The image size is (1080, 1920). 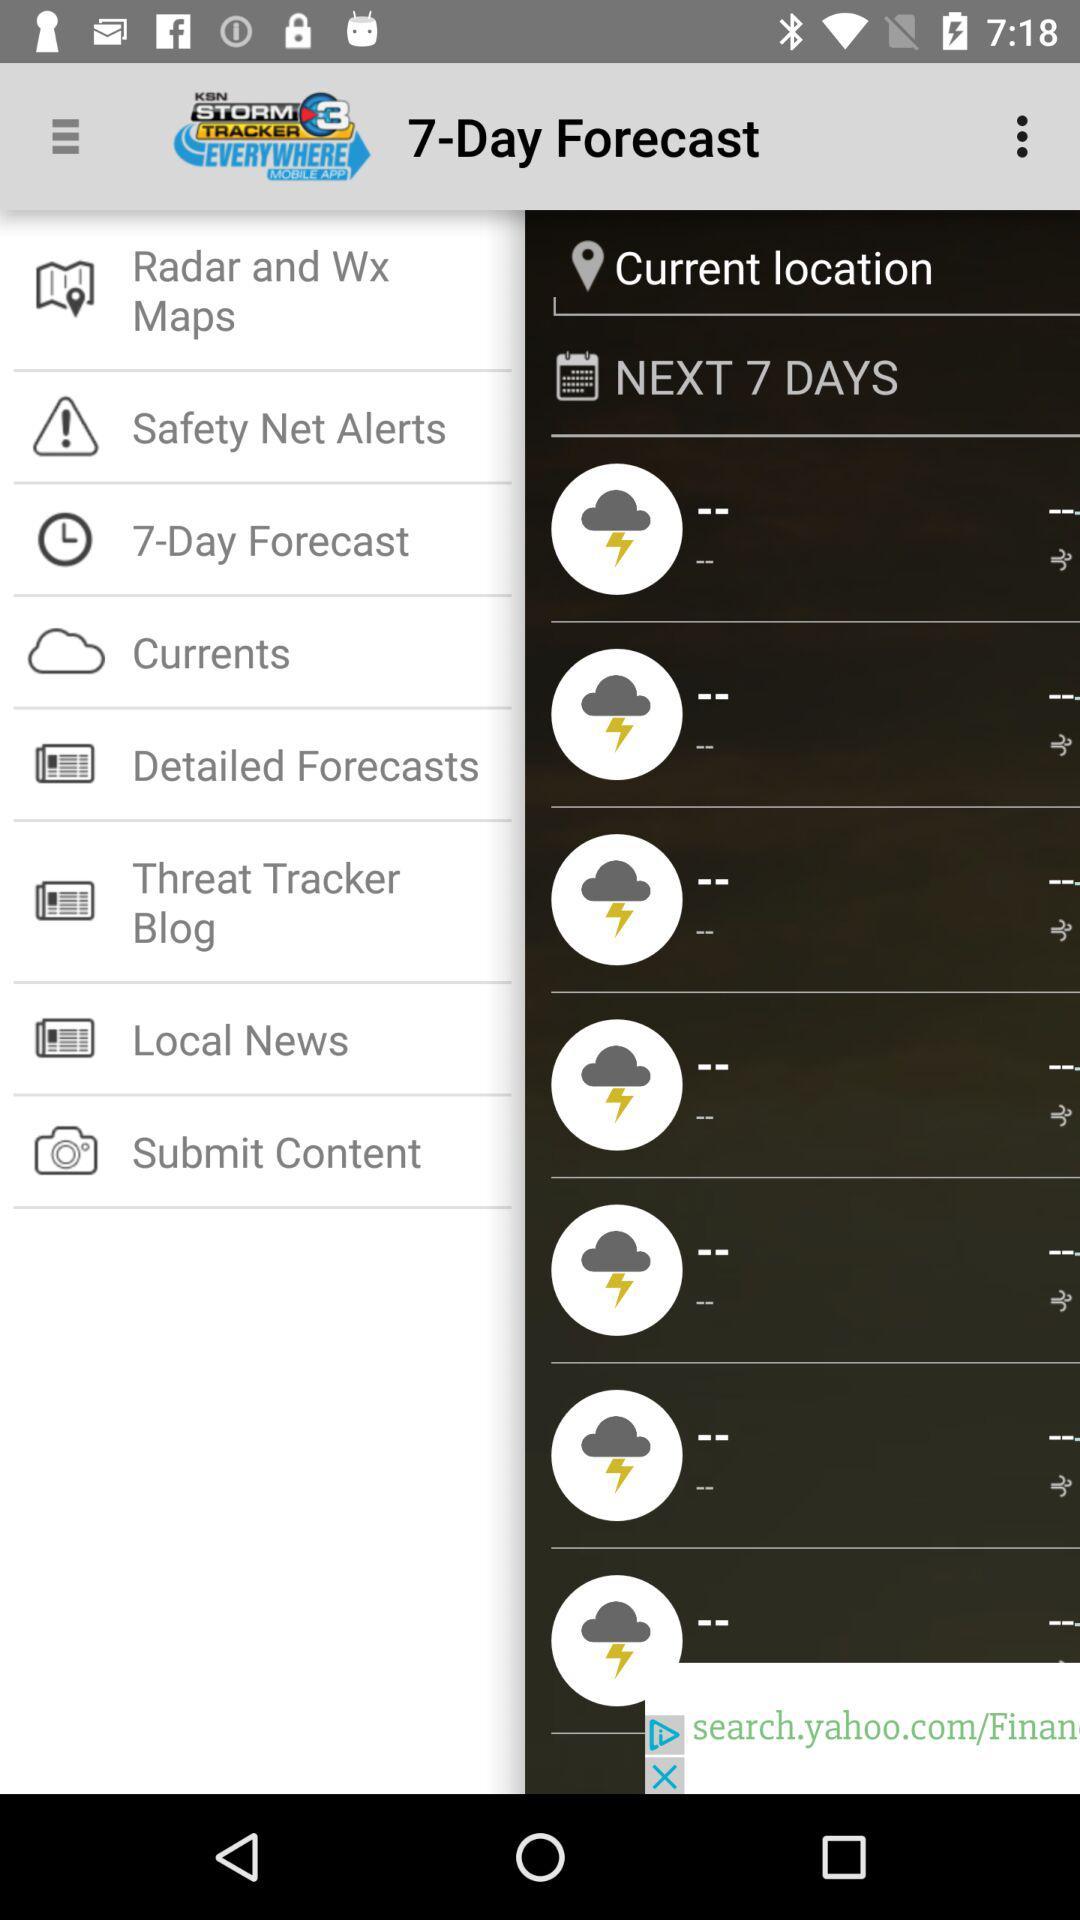 I want to click on the 7th icon, so click(x=616, y=1640).